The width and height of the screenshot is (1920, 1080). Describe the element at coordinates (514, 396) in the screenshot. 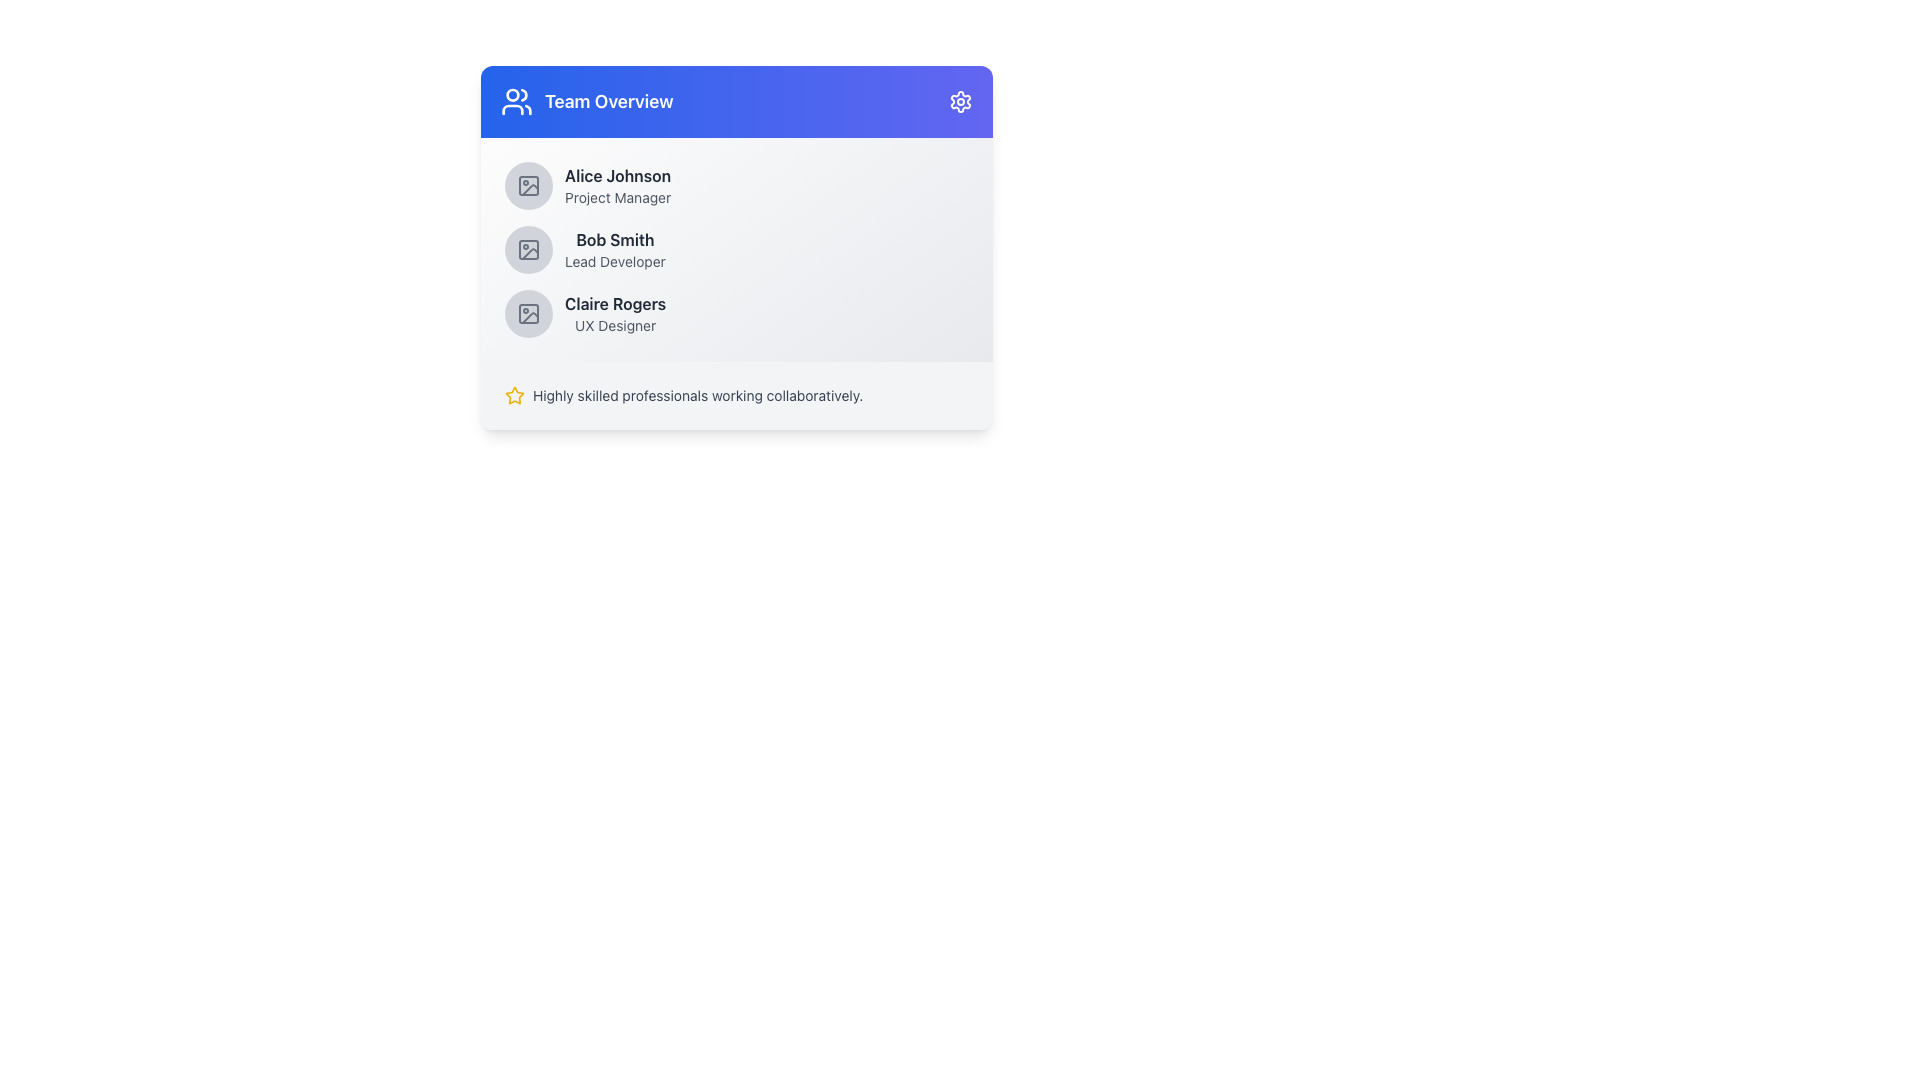

I see `the appearance of the star-shaped icon with a yellow fill located in the bottom section of the 'Team Overview' card, positioned to the left of the text 'Highly skilled professionals working collaboratively.'` at that location.